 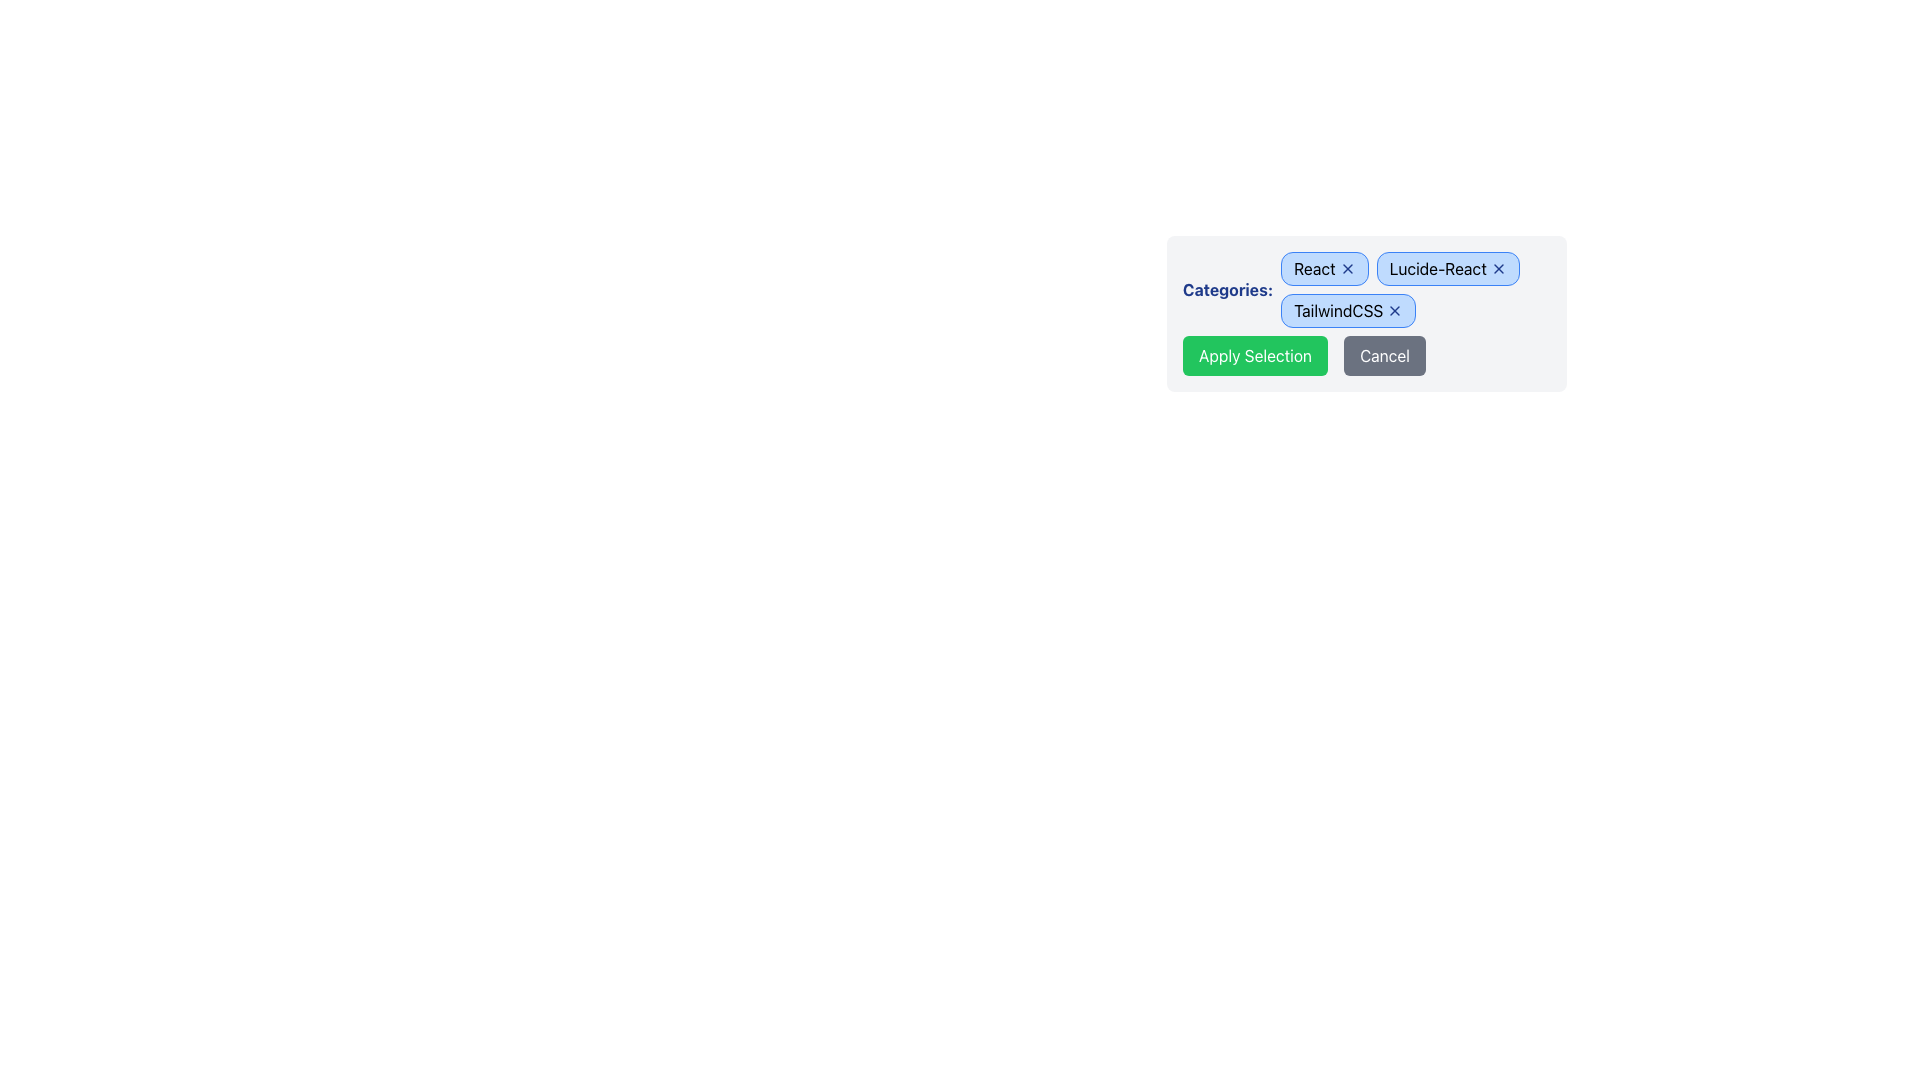 I want to click on the small blue 'X' icon button located at the right end of the pill-shaped label containing the text 'React', so click(x=1347, y=268).